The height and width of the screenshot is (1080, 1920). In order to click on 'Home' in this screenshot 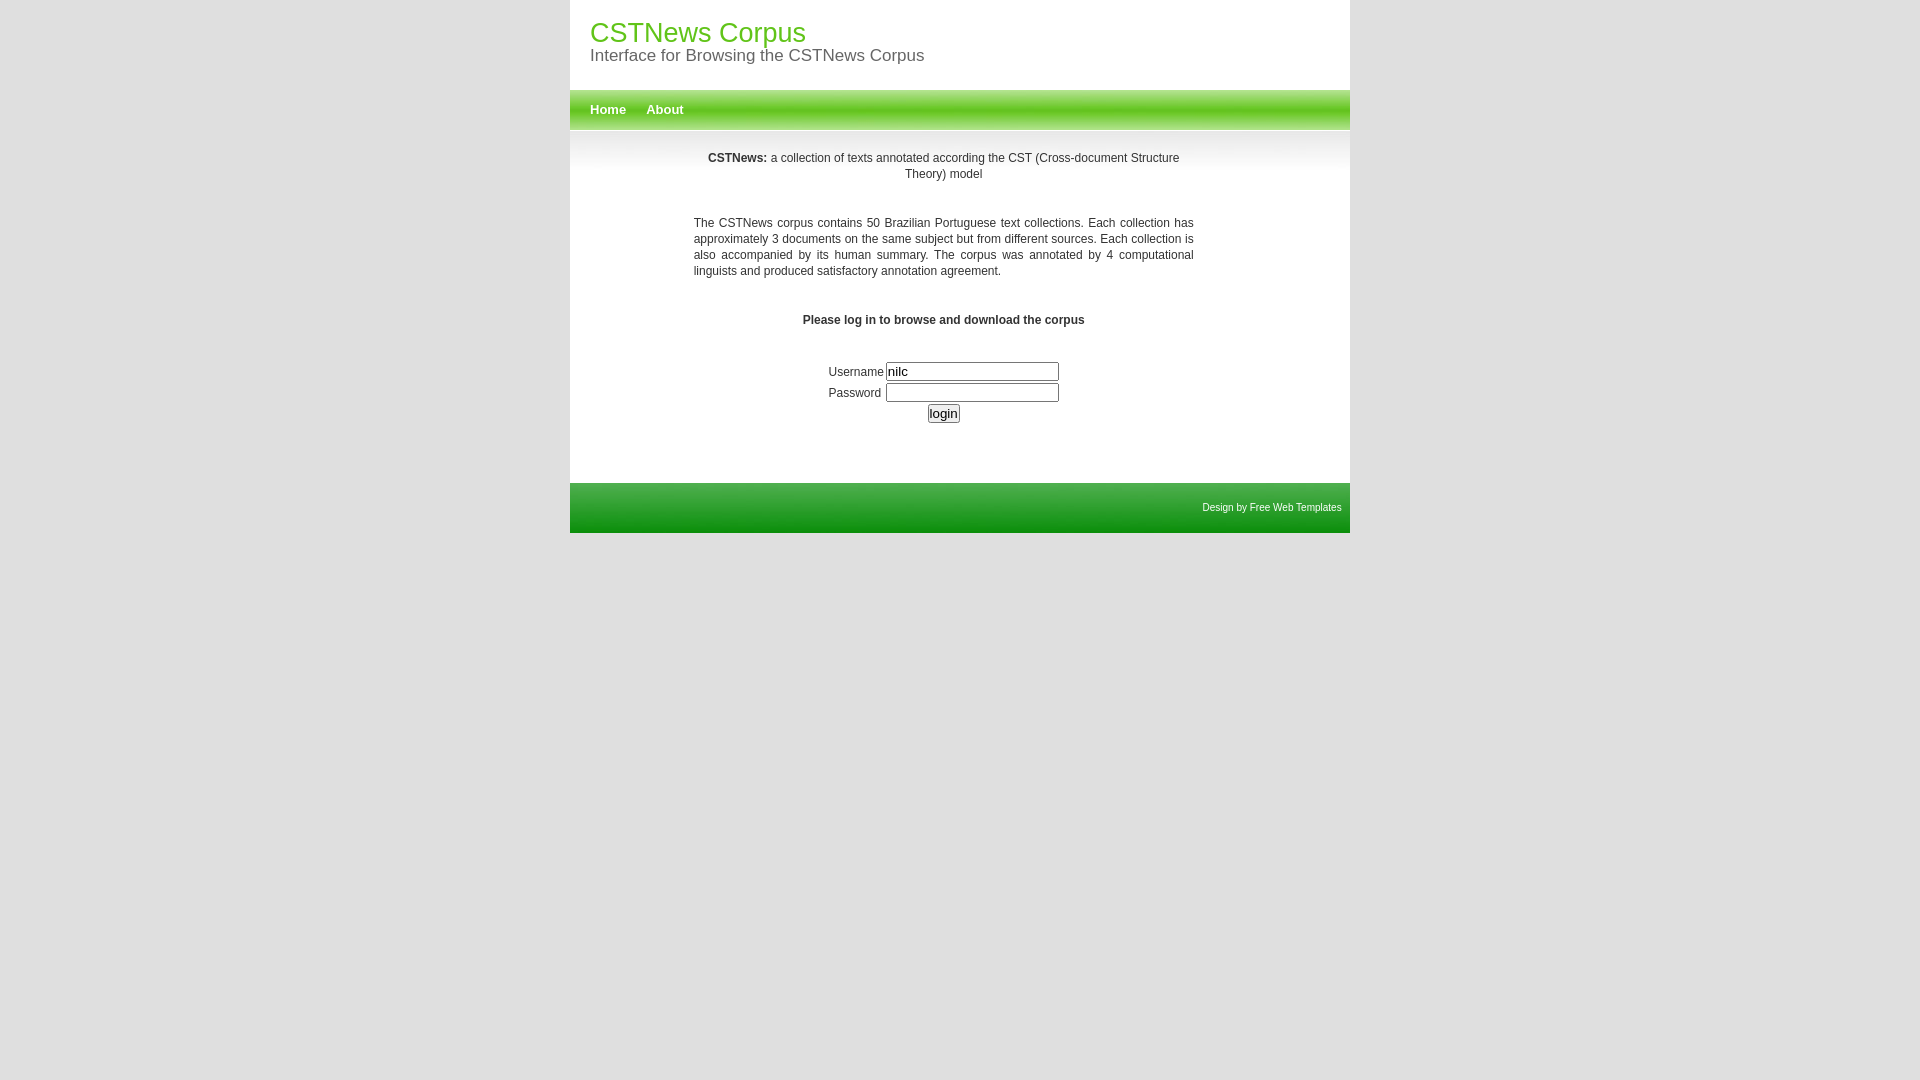, I will do `click(607, 110)`.